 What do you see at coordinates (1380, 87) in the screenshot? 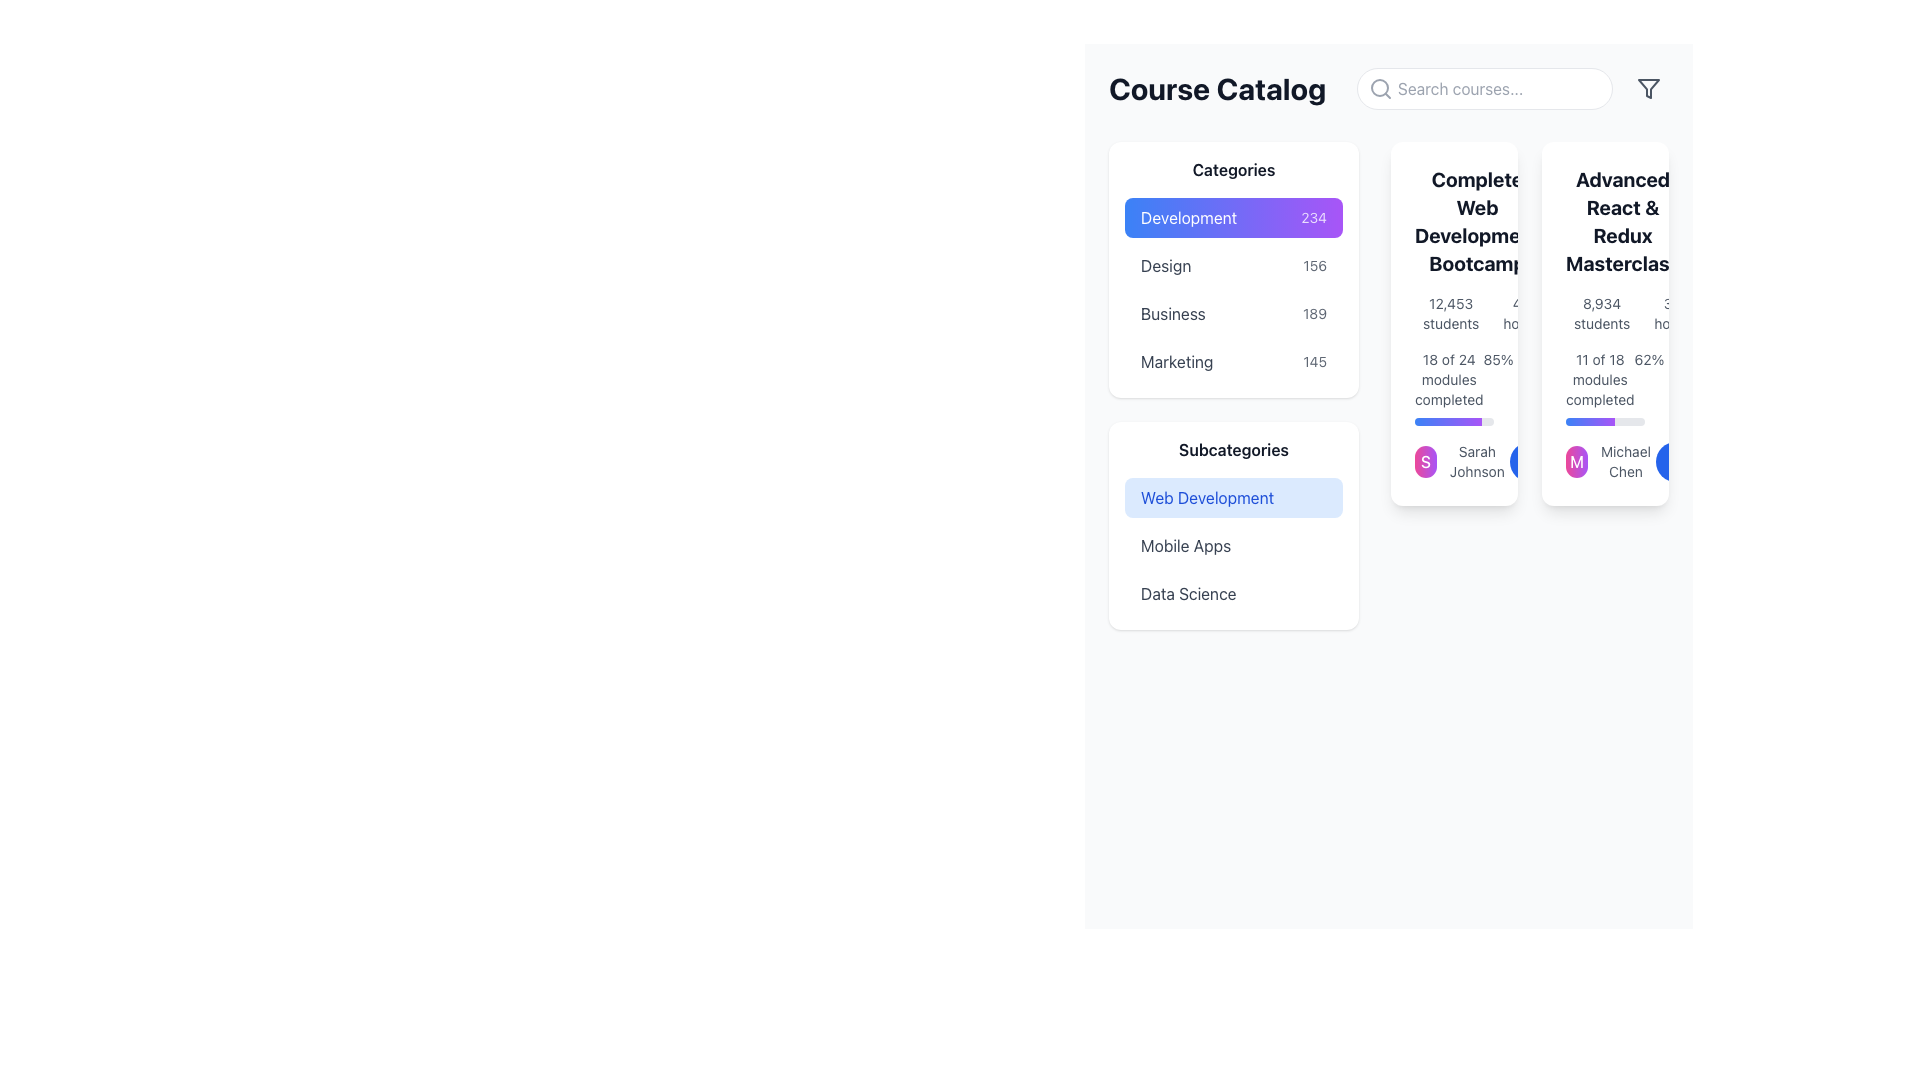
I see `the search icon represented by a gray magnifying glass outline` at bounding box center [1380, 87].